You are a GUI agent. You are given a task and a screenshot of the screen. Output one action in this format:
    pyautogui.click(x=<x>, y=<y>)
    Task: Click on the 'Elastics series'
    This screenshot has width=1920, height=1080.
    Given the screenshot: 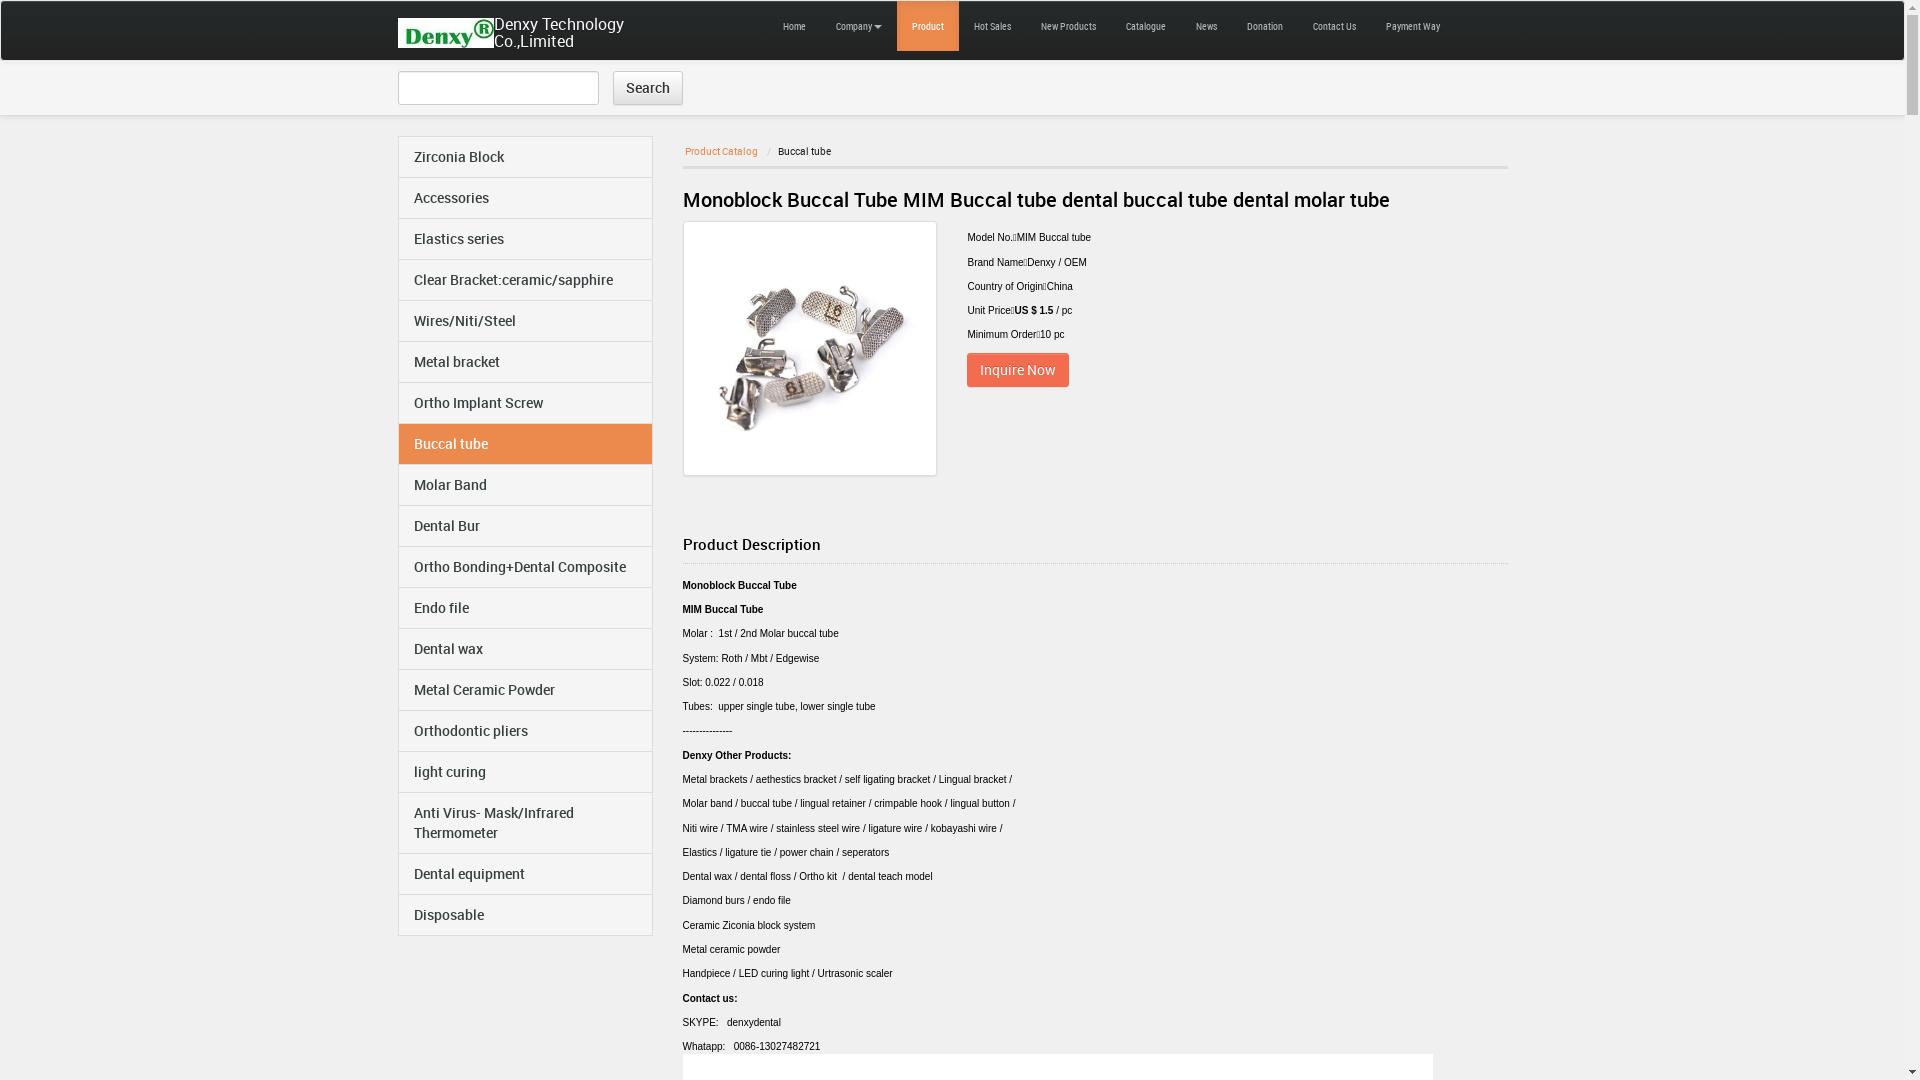 What is the action you would take?
    pyautogui.click(x=524, y=238)
    